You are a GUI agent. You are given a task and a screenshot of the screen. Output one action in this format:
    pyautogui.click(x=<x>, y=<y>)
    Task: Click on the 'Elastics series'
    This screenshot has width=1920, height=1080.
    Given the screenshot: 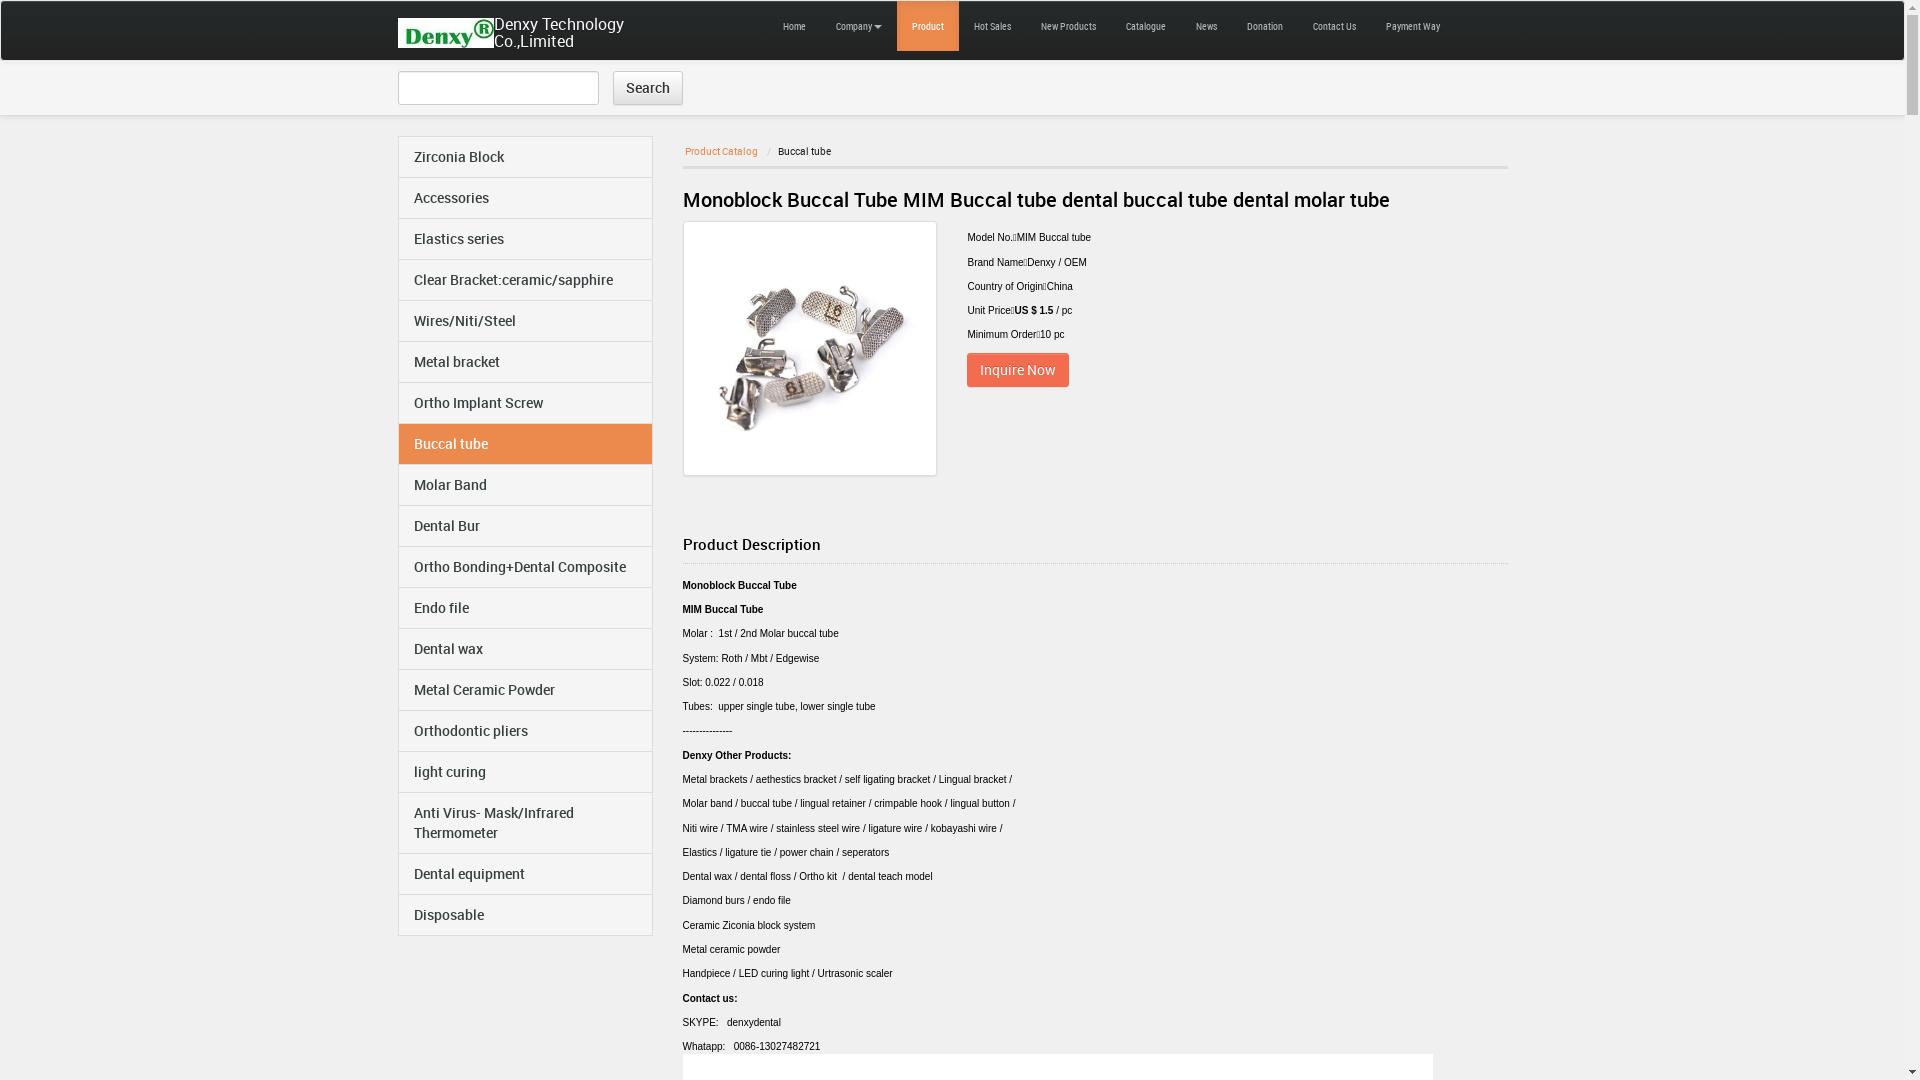 What is the action you would take?
    pyautogui.click(x=524, y=238)
    